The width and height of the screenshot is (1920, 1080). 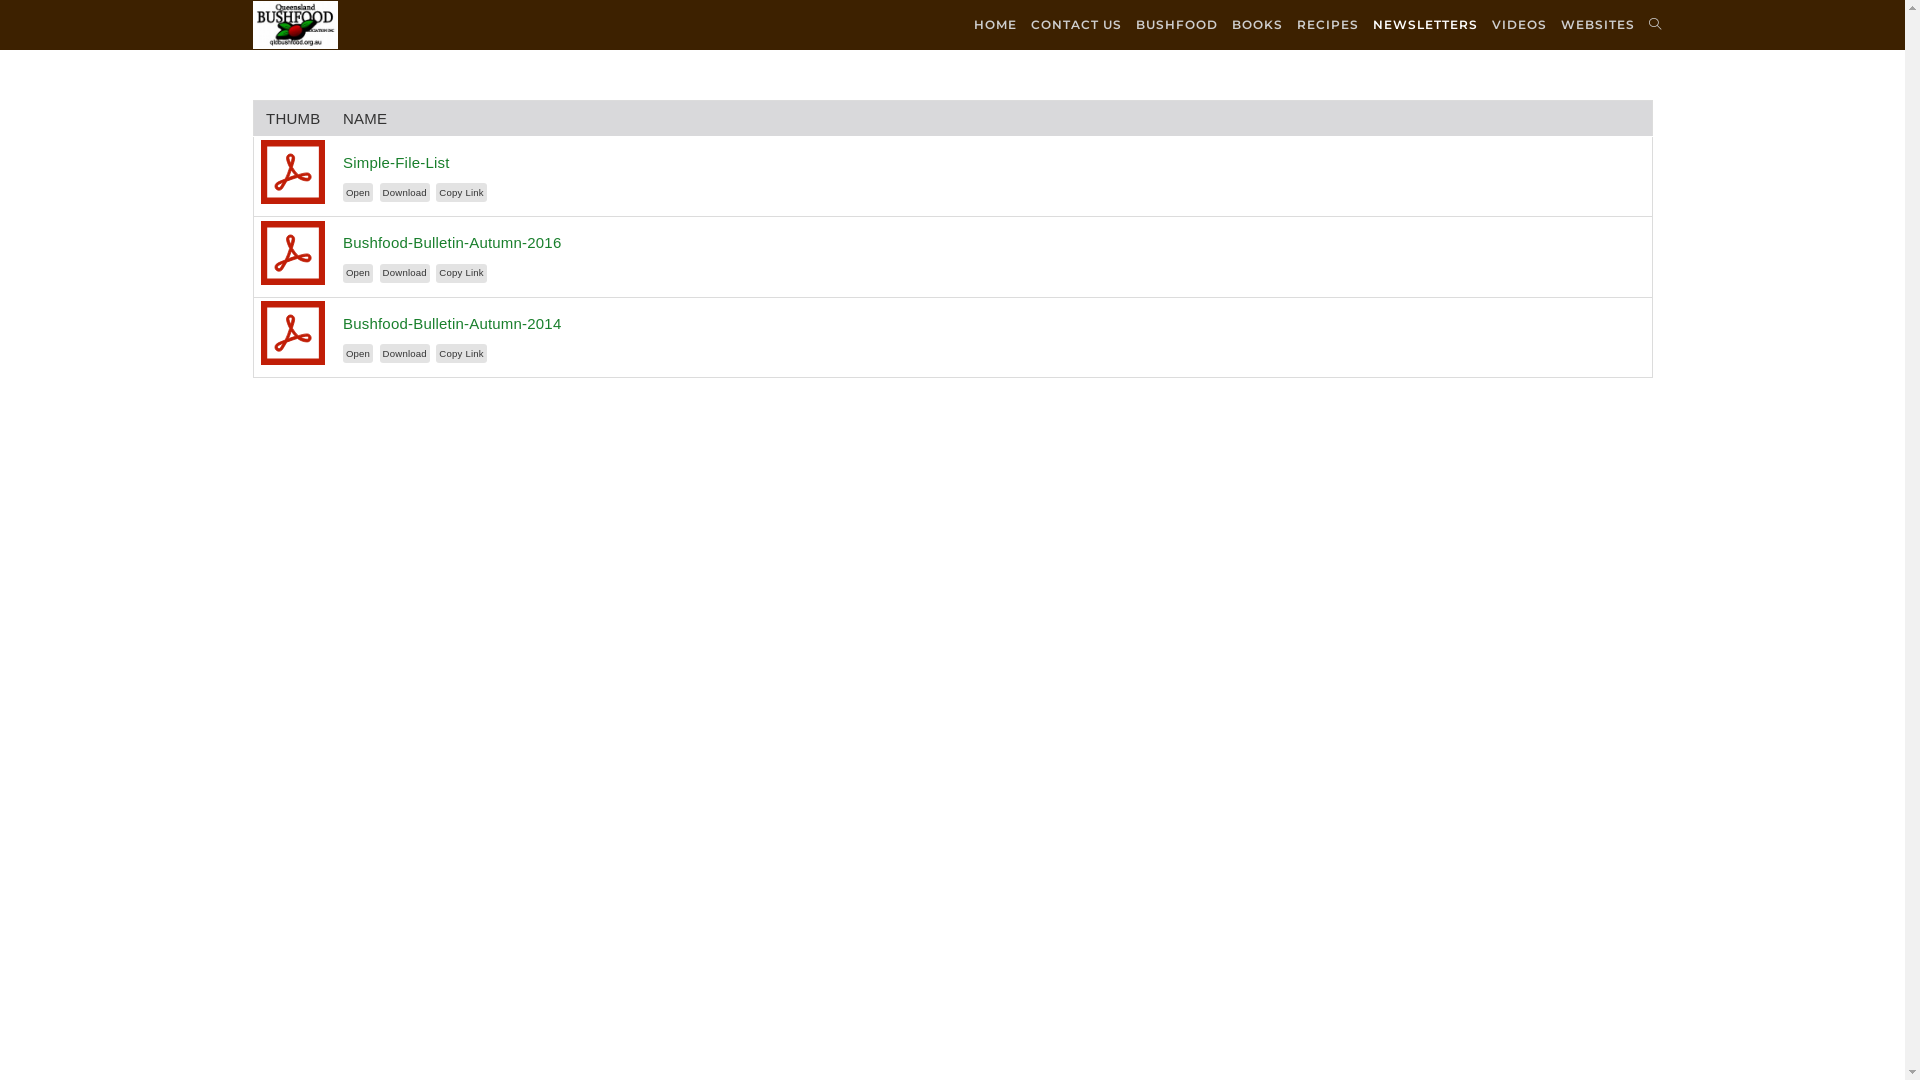 I want to click on 'Simple-File-List', so click(x=396, y=161).